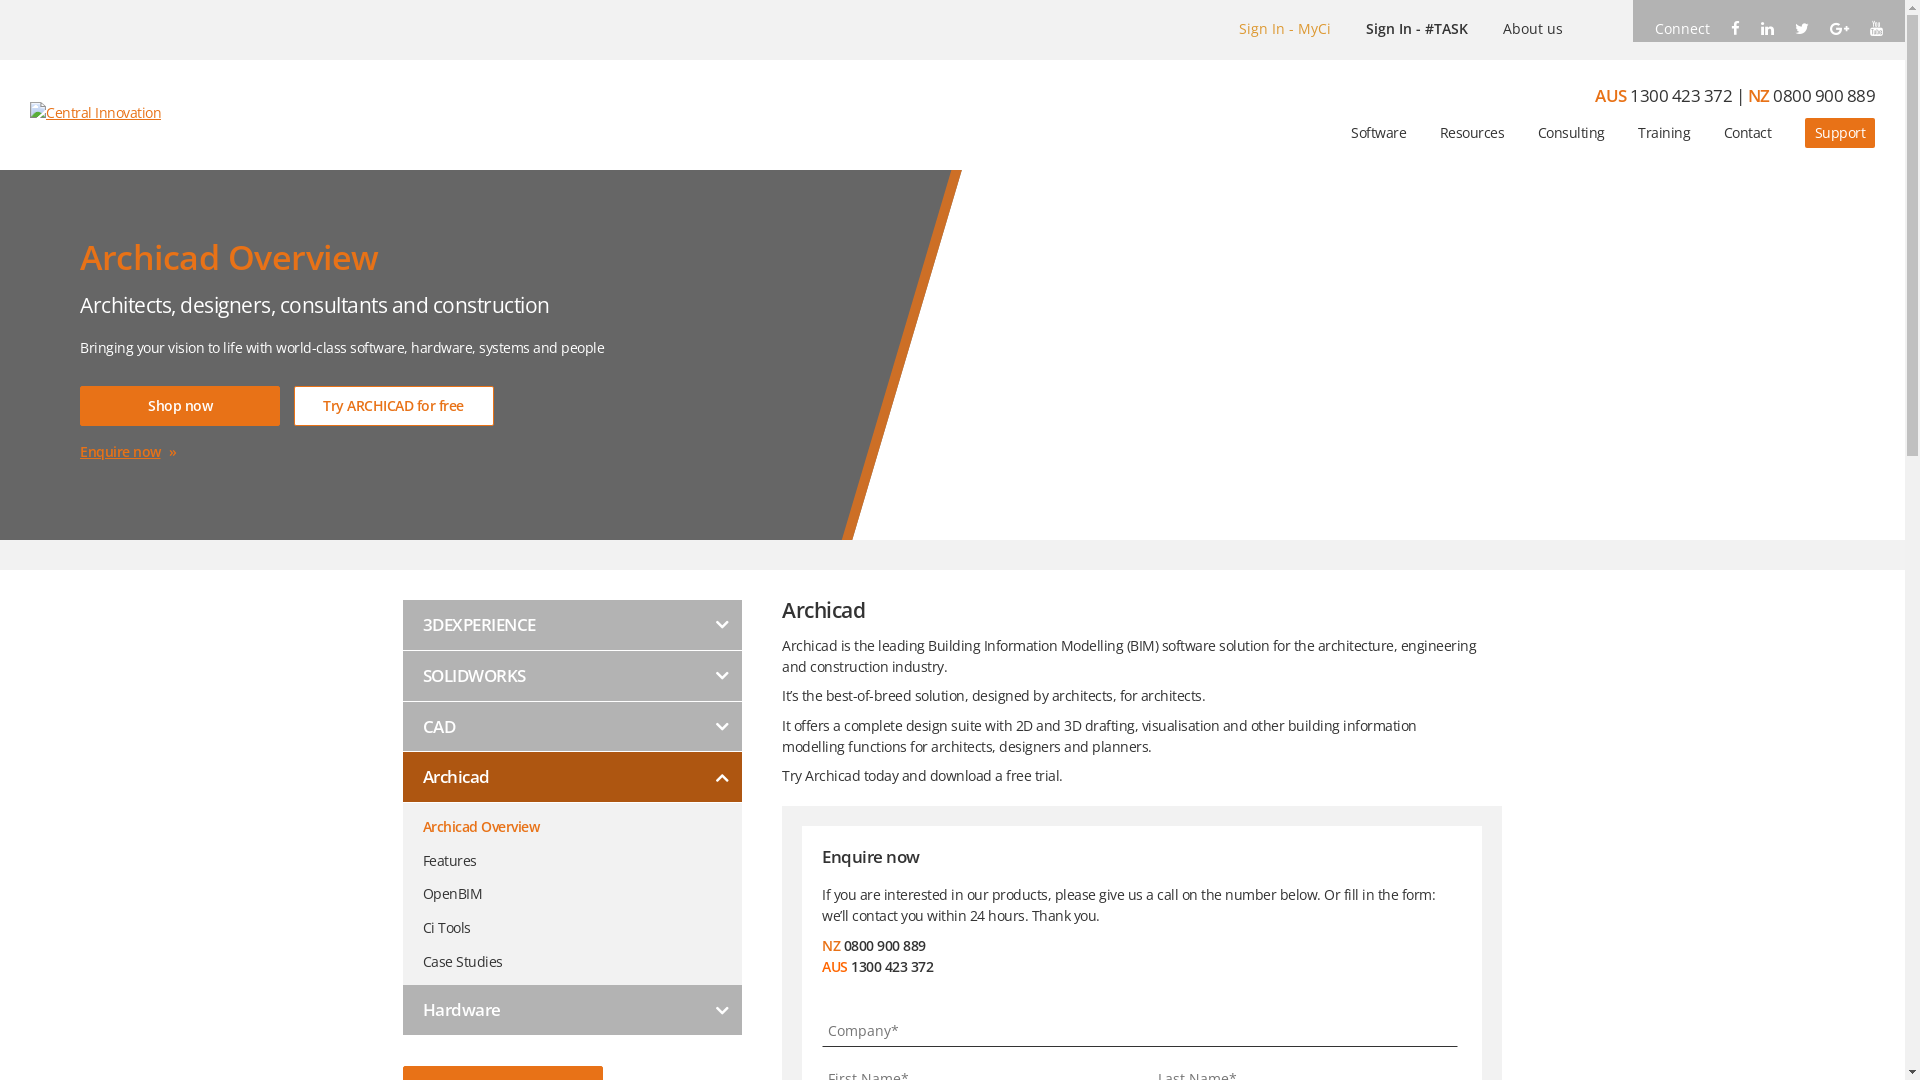 This screenshot has width=1920, height=1080. Describe the element at coordinates (570, 776) in the screenshot. I see `'Archicad'` at that location.